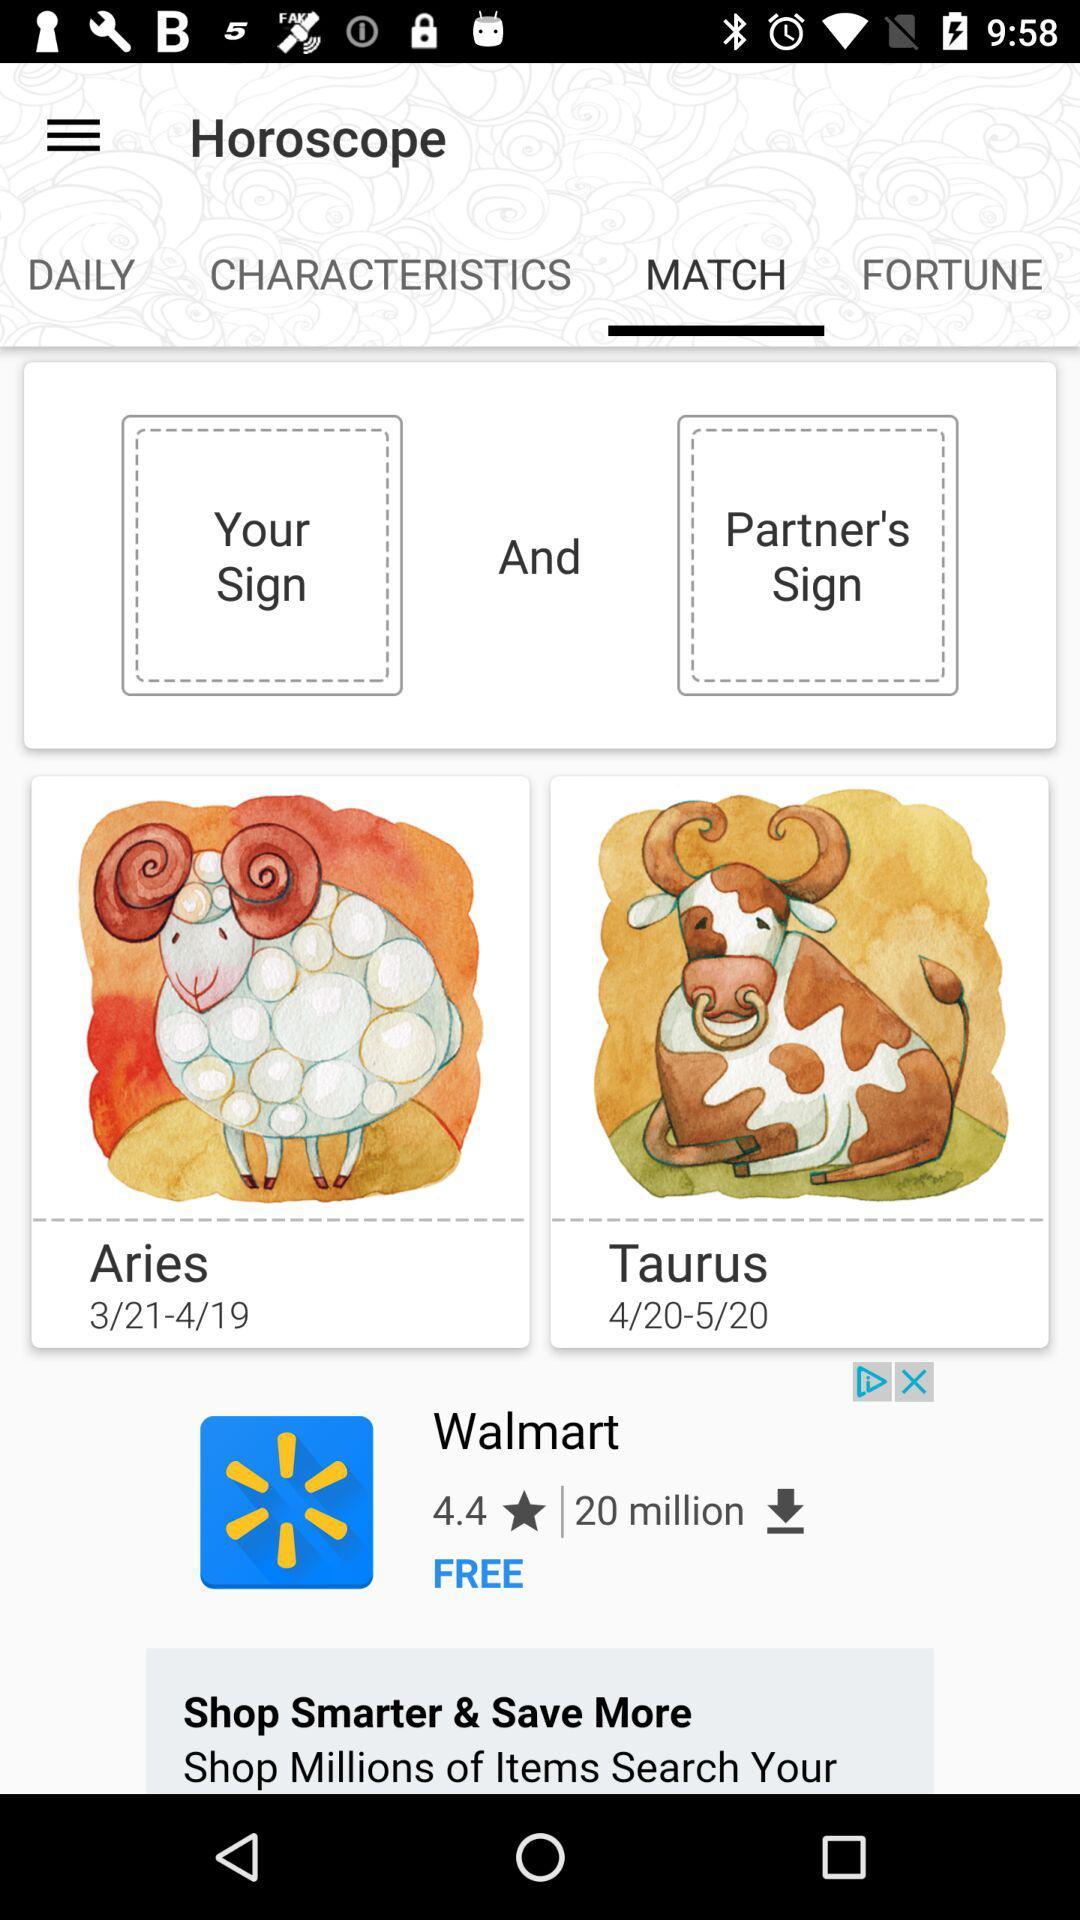 The height and width of the screenshot is (1920, 1080). What do you see at coordinates (798, 996) in the screenshot?
I see `choose your option` at bounding box center [798, 996].